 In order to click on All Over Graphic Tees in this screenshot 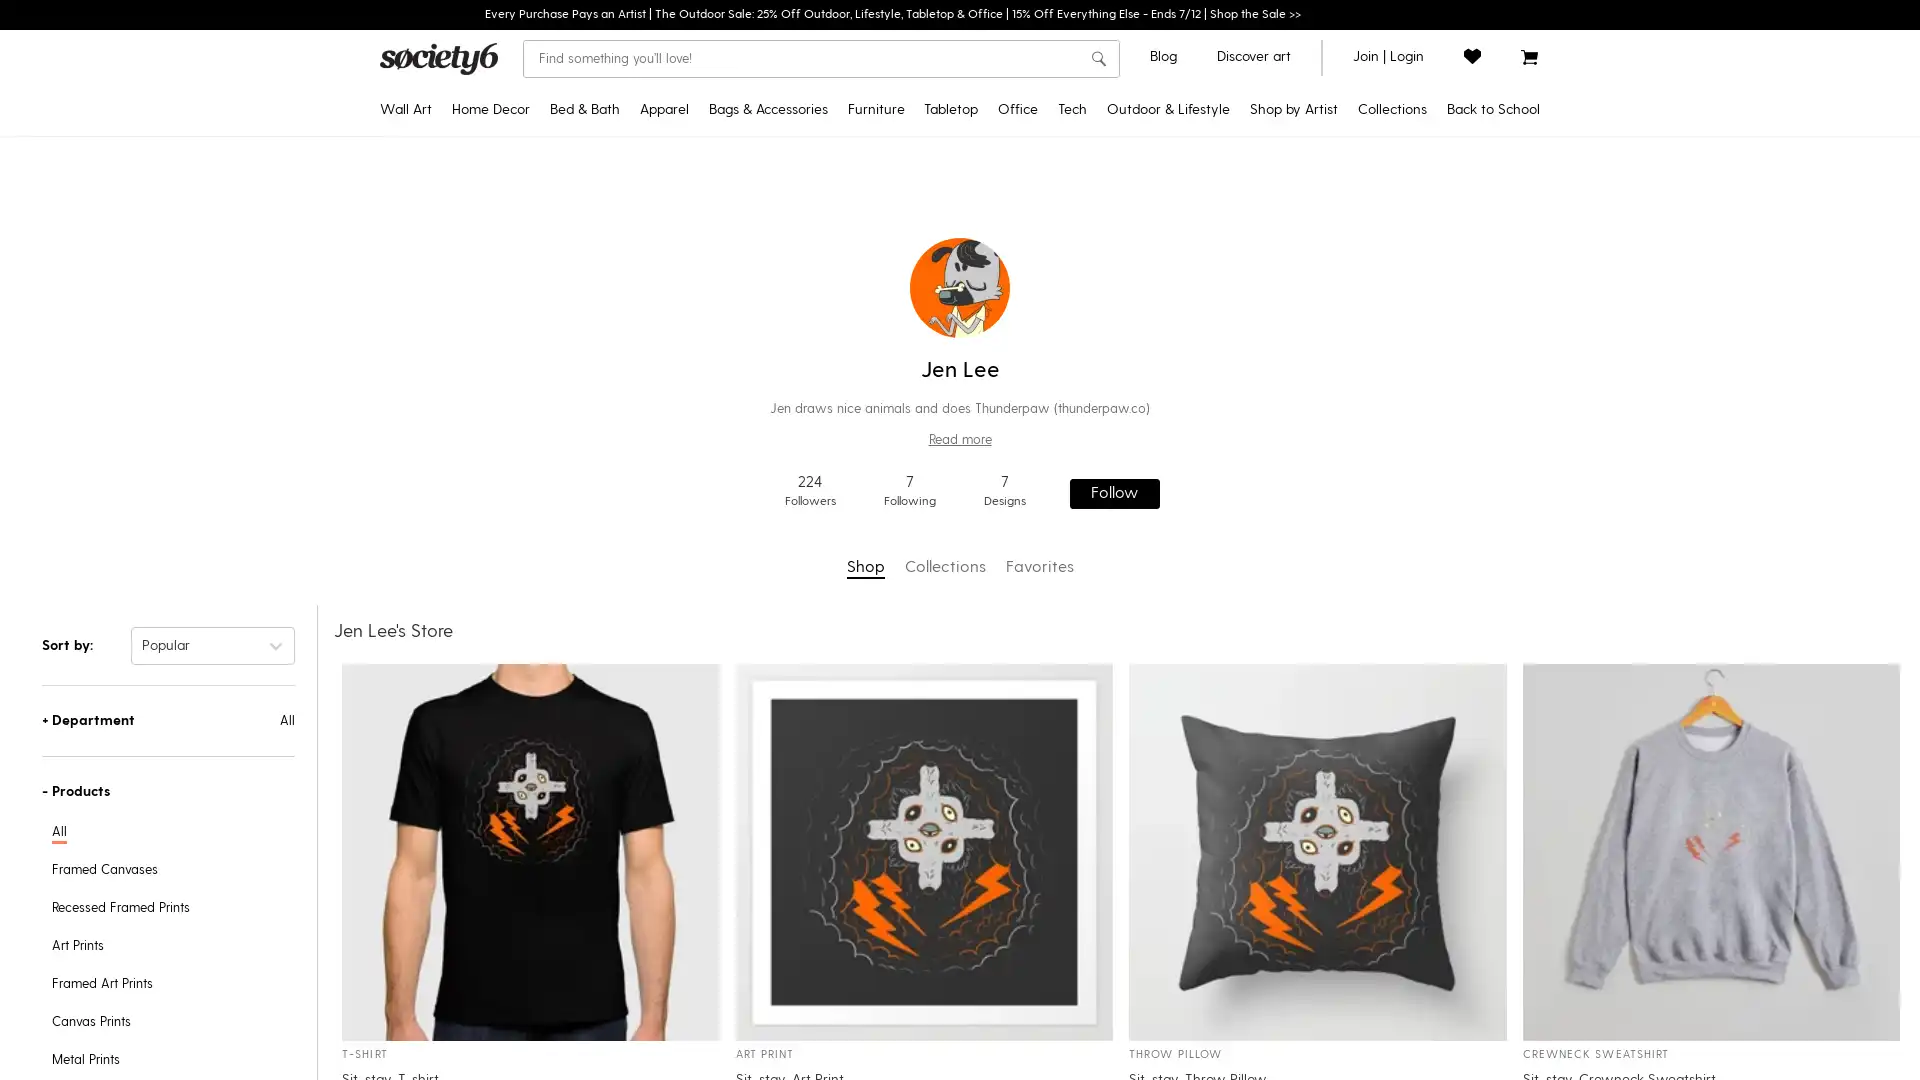, I will do `click(726, 289)`.